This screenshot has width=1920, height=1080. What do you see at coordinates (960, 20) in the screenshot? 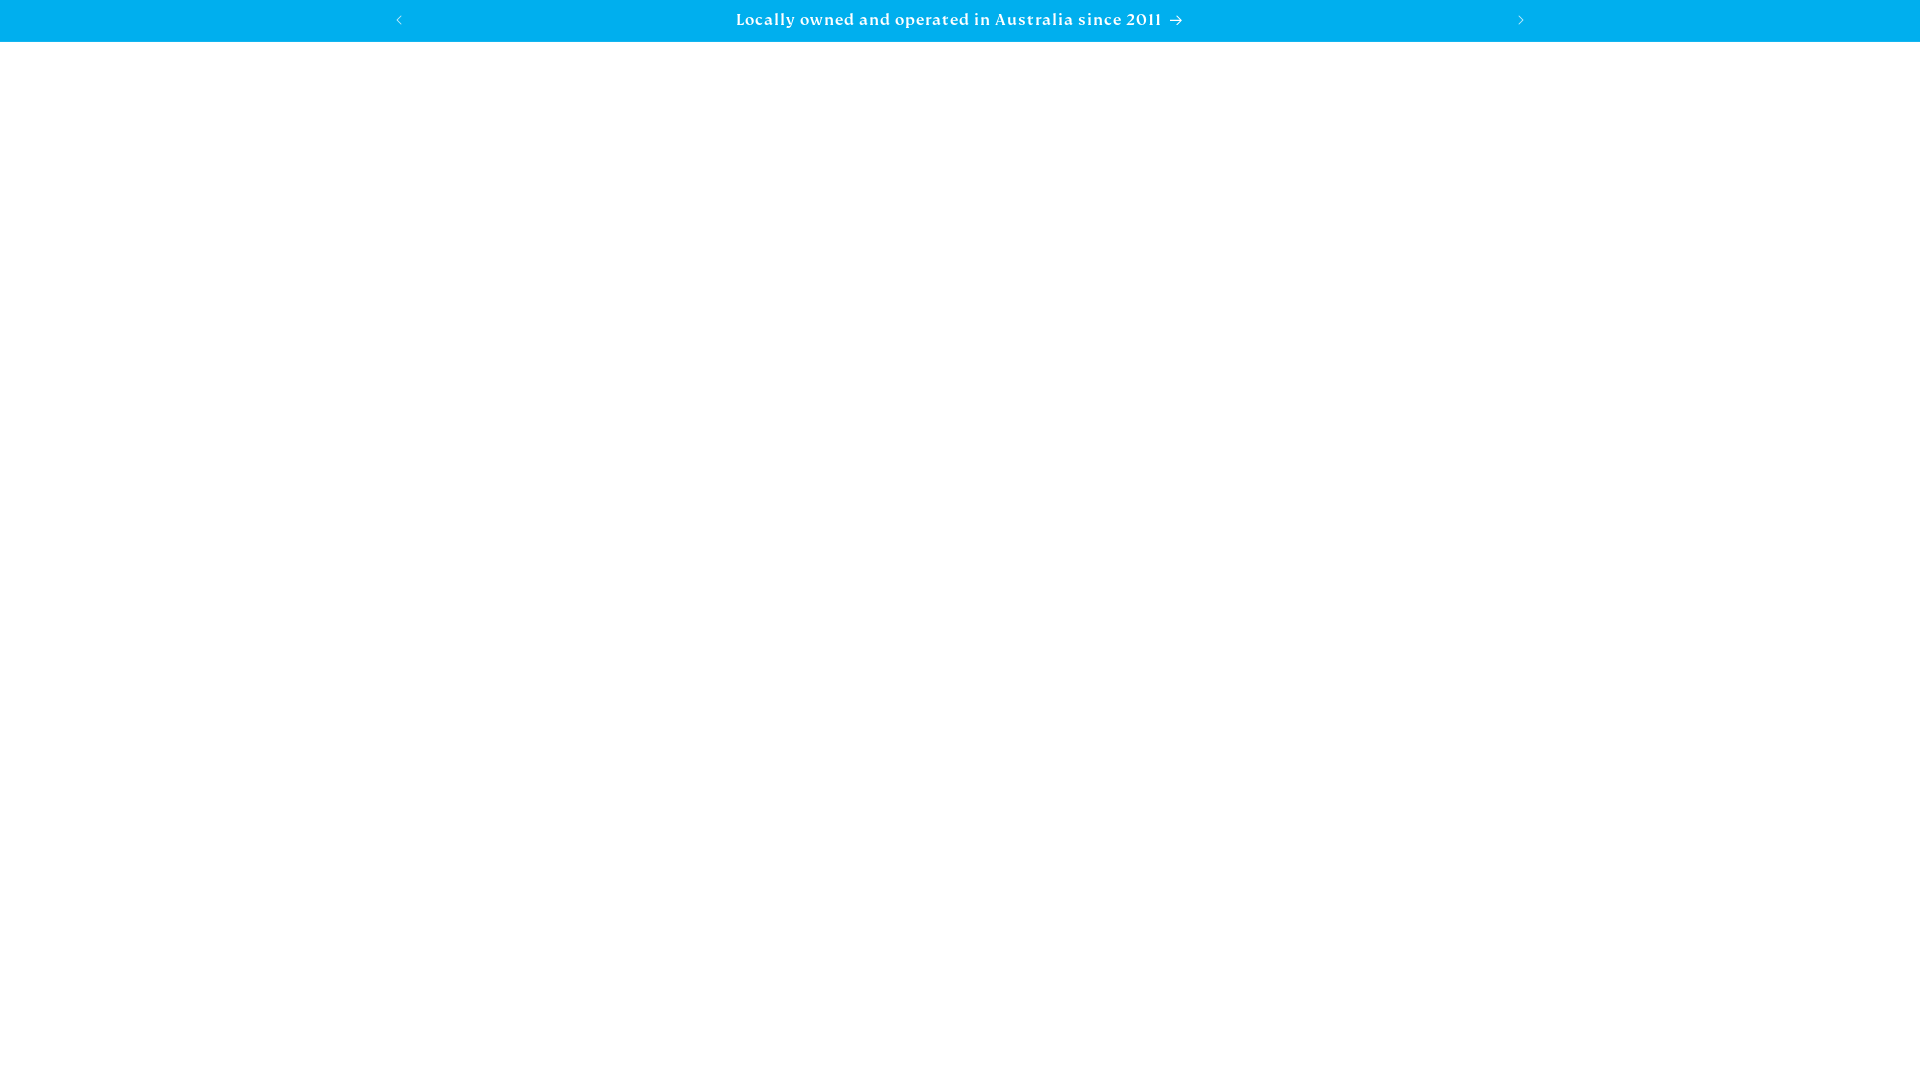
I see `'Locally owned and operated in Australia since 2011'` at bounding box center [960, 20].